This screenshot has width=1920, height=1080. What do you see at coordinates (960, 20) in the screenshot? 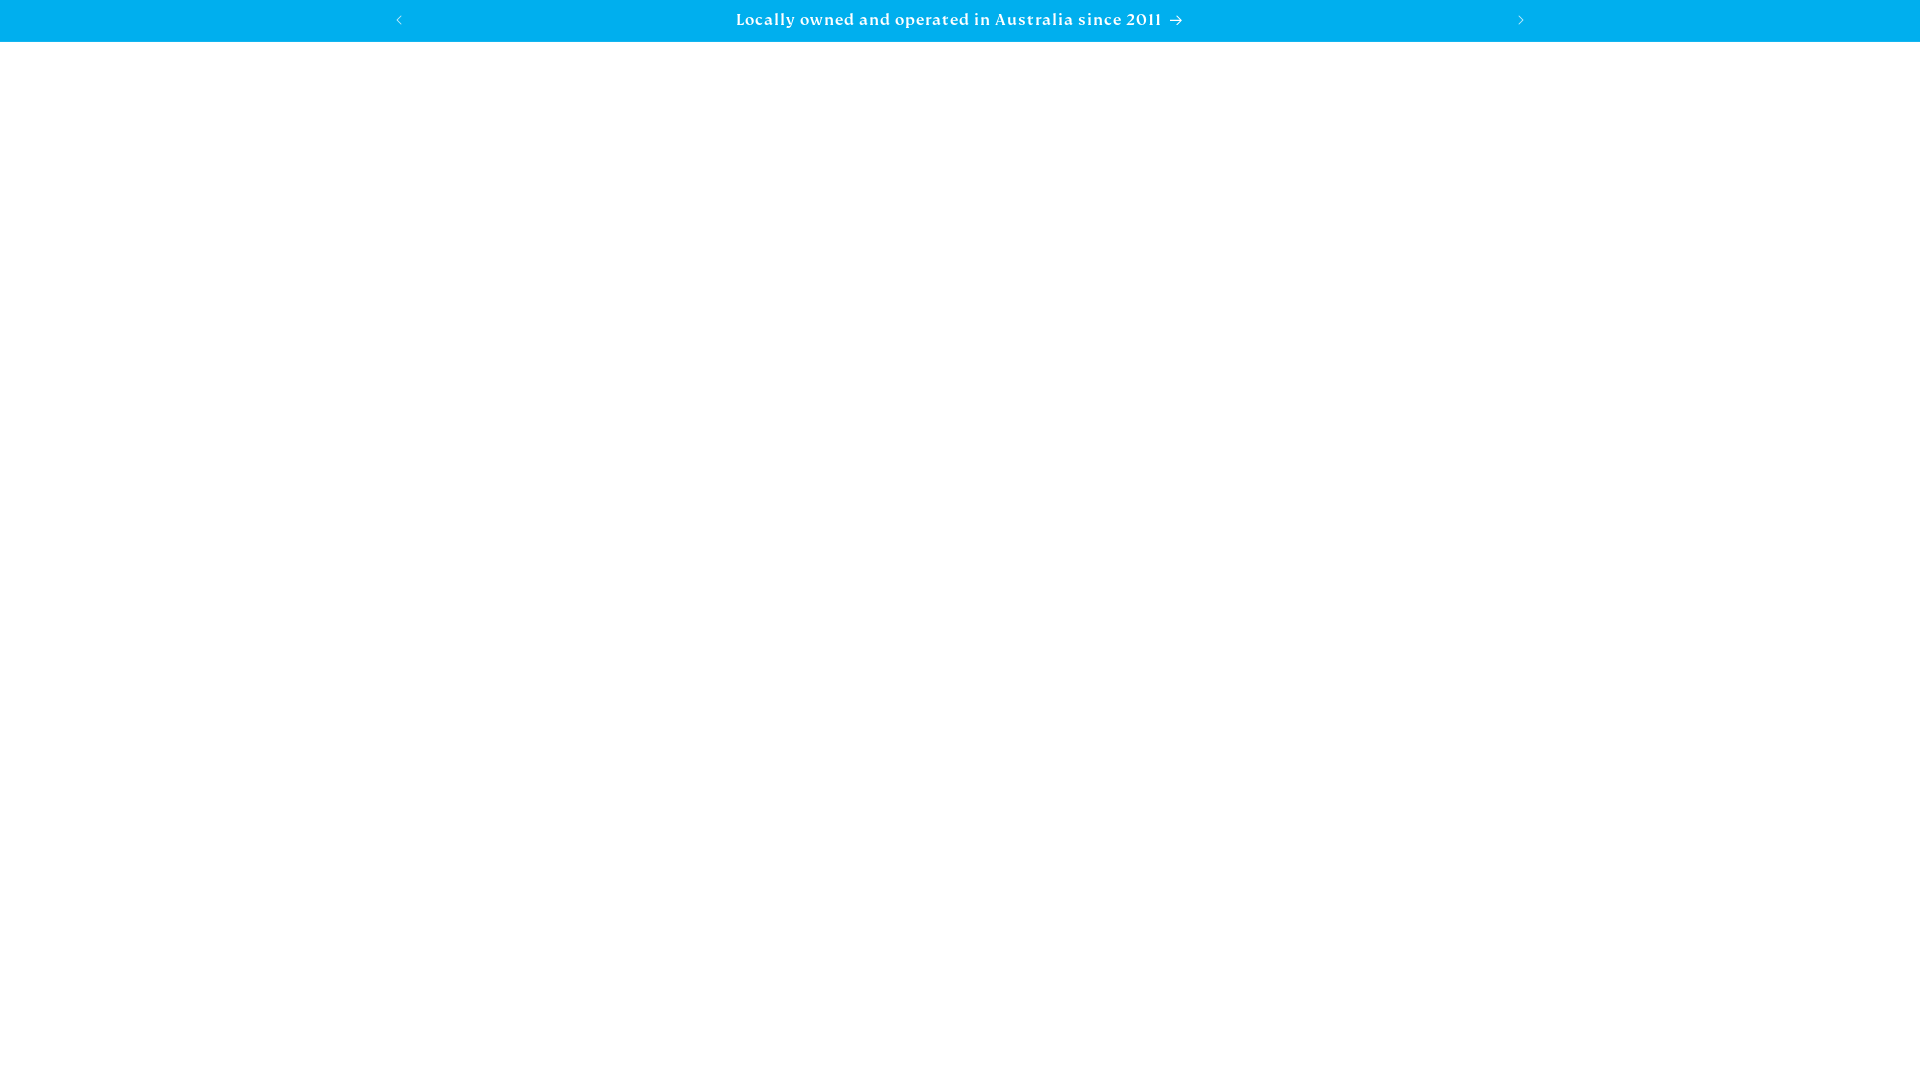
I see `'Locally owned and operated in Australia since 2011'` at bounding box center [960, 20].